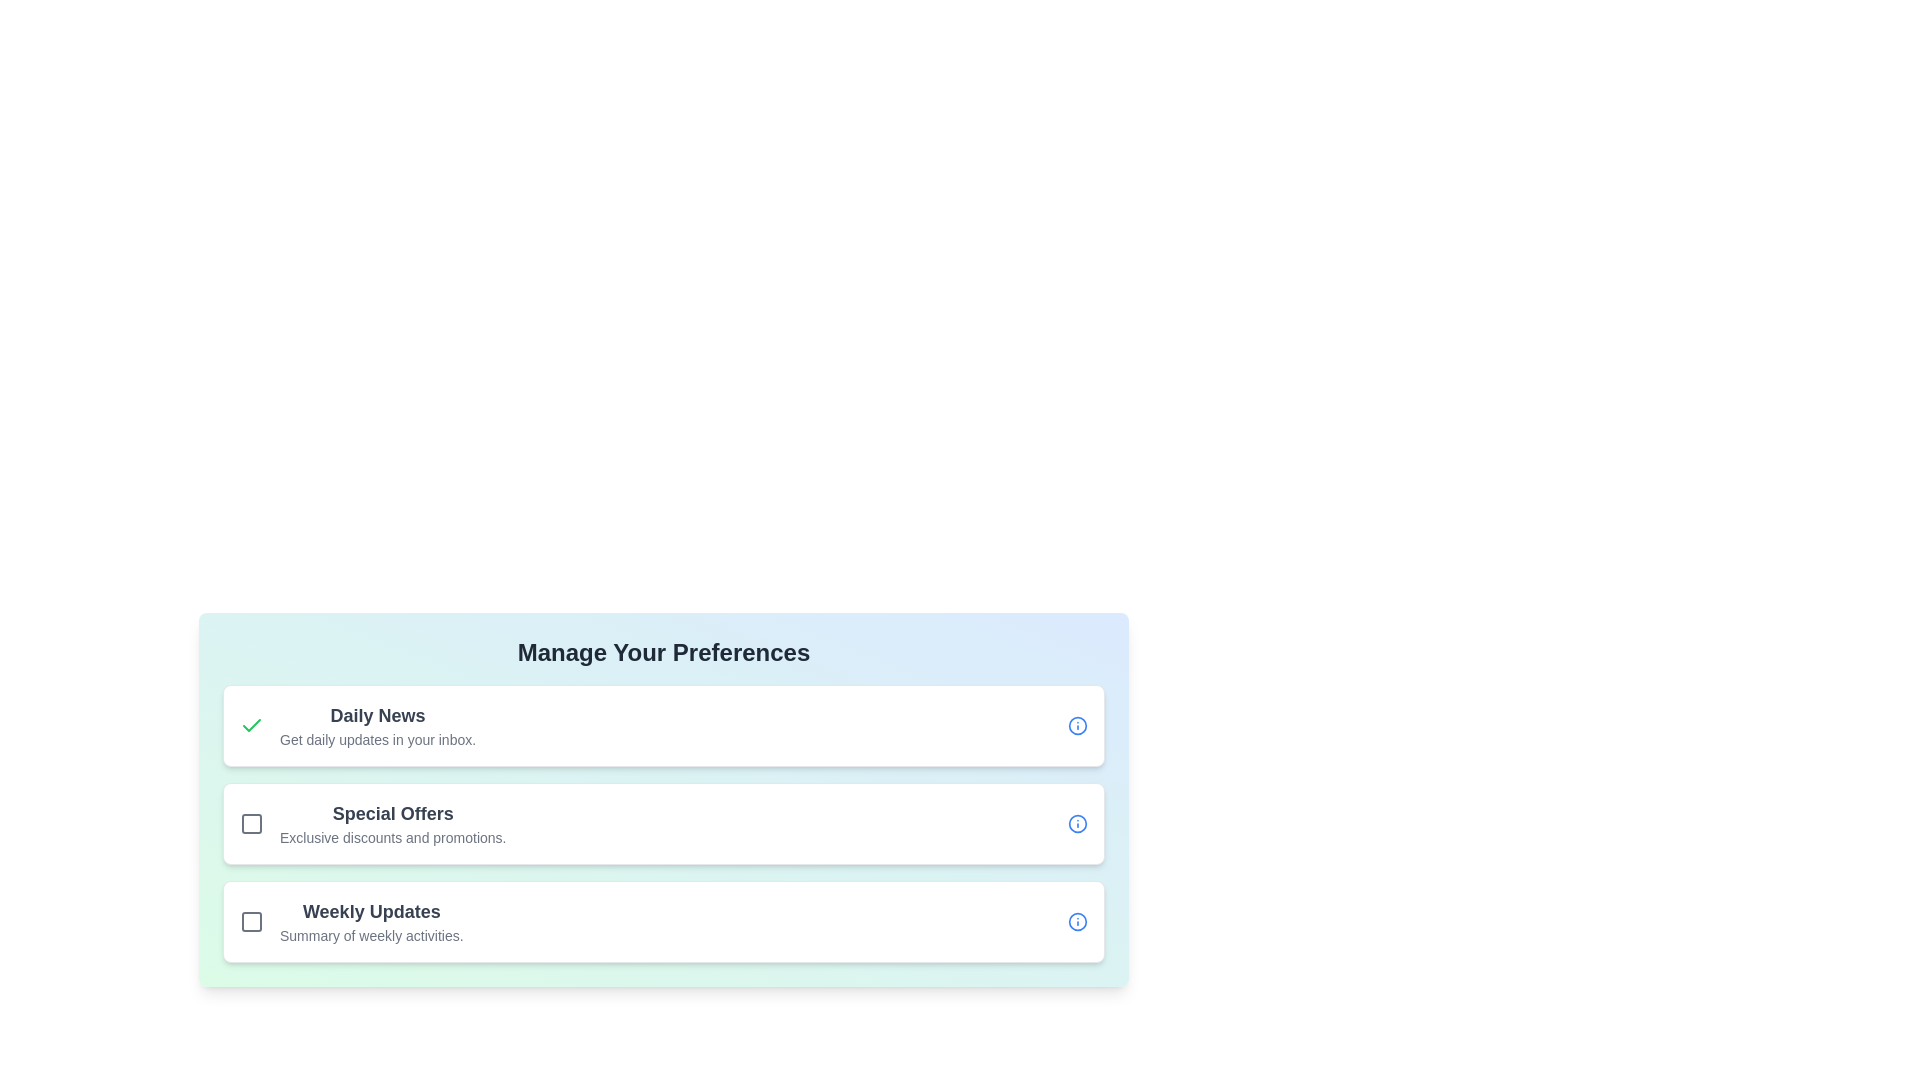  Describe the element at coordinates (371, 936) in the screenshot. I see `the text label that reads 'Summary of weekly activities.' positioned below the 'Weekly Updates' header` at that location.